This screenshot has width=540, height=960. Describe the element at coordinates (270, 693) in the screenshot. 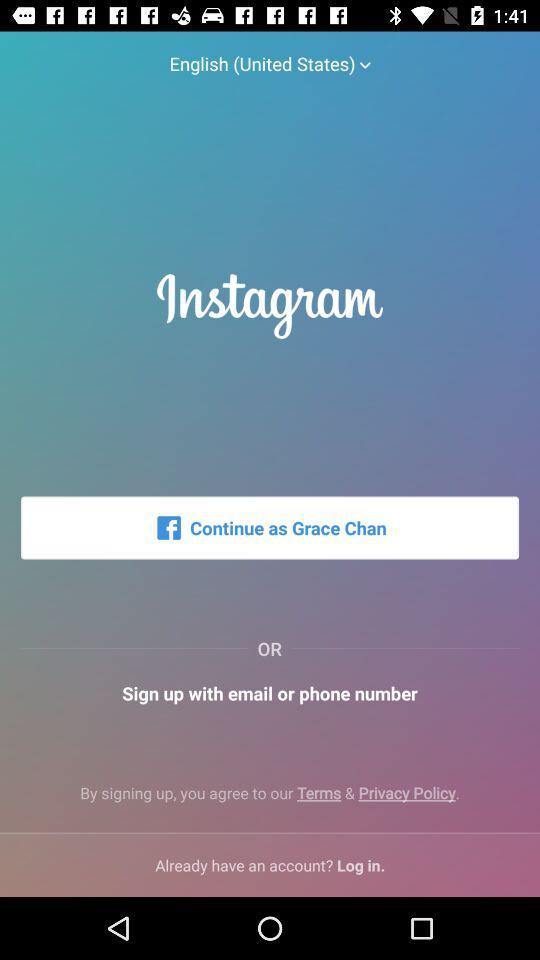

I see `sign up with item` at that location.